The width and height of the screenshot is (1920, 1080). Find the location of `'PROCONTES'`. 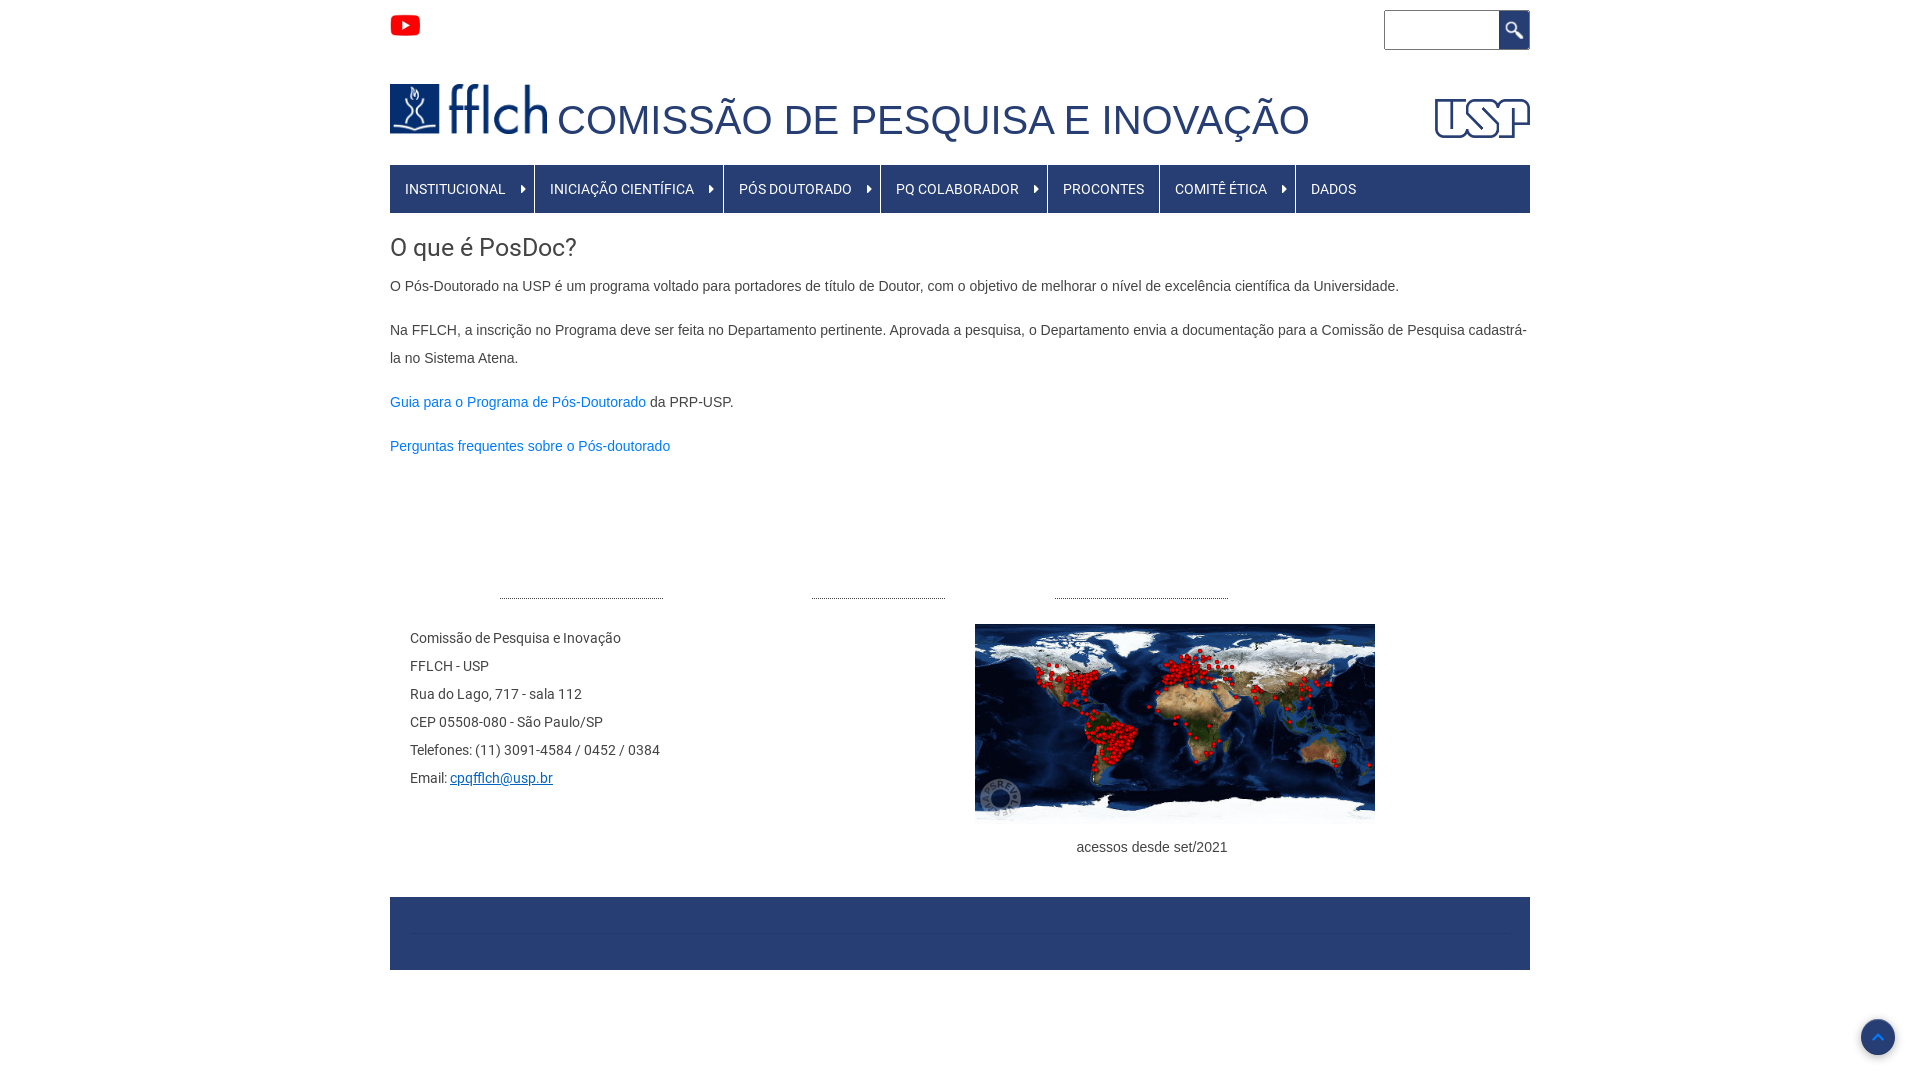

'PROCONTES' is located at coordinates (1102, 189).